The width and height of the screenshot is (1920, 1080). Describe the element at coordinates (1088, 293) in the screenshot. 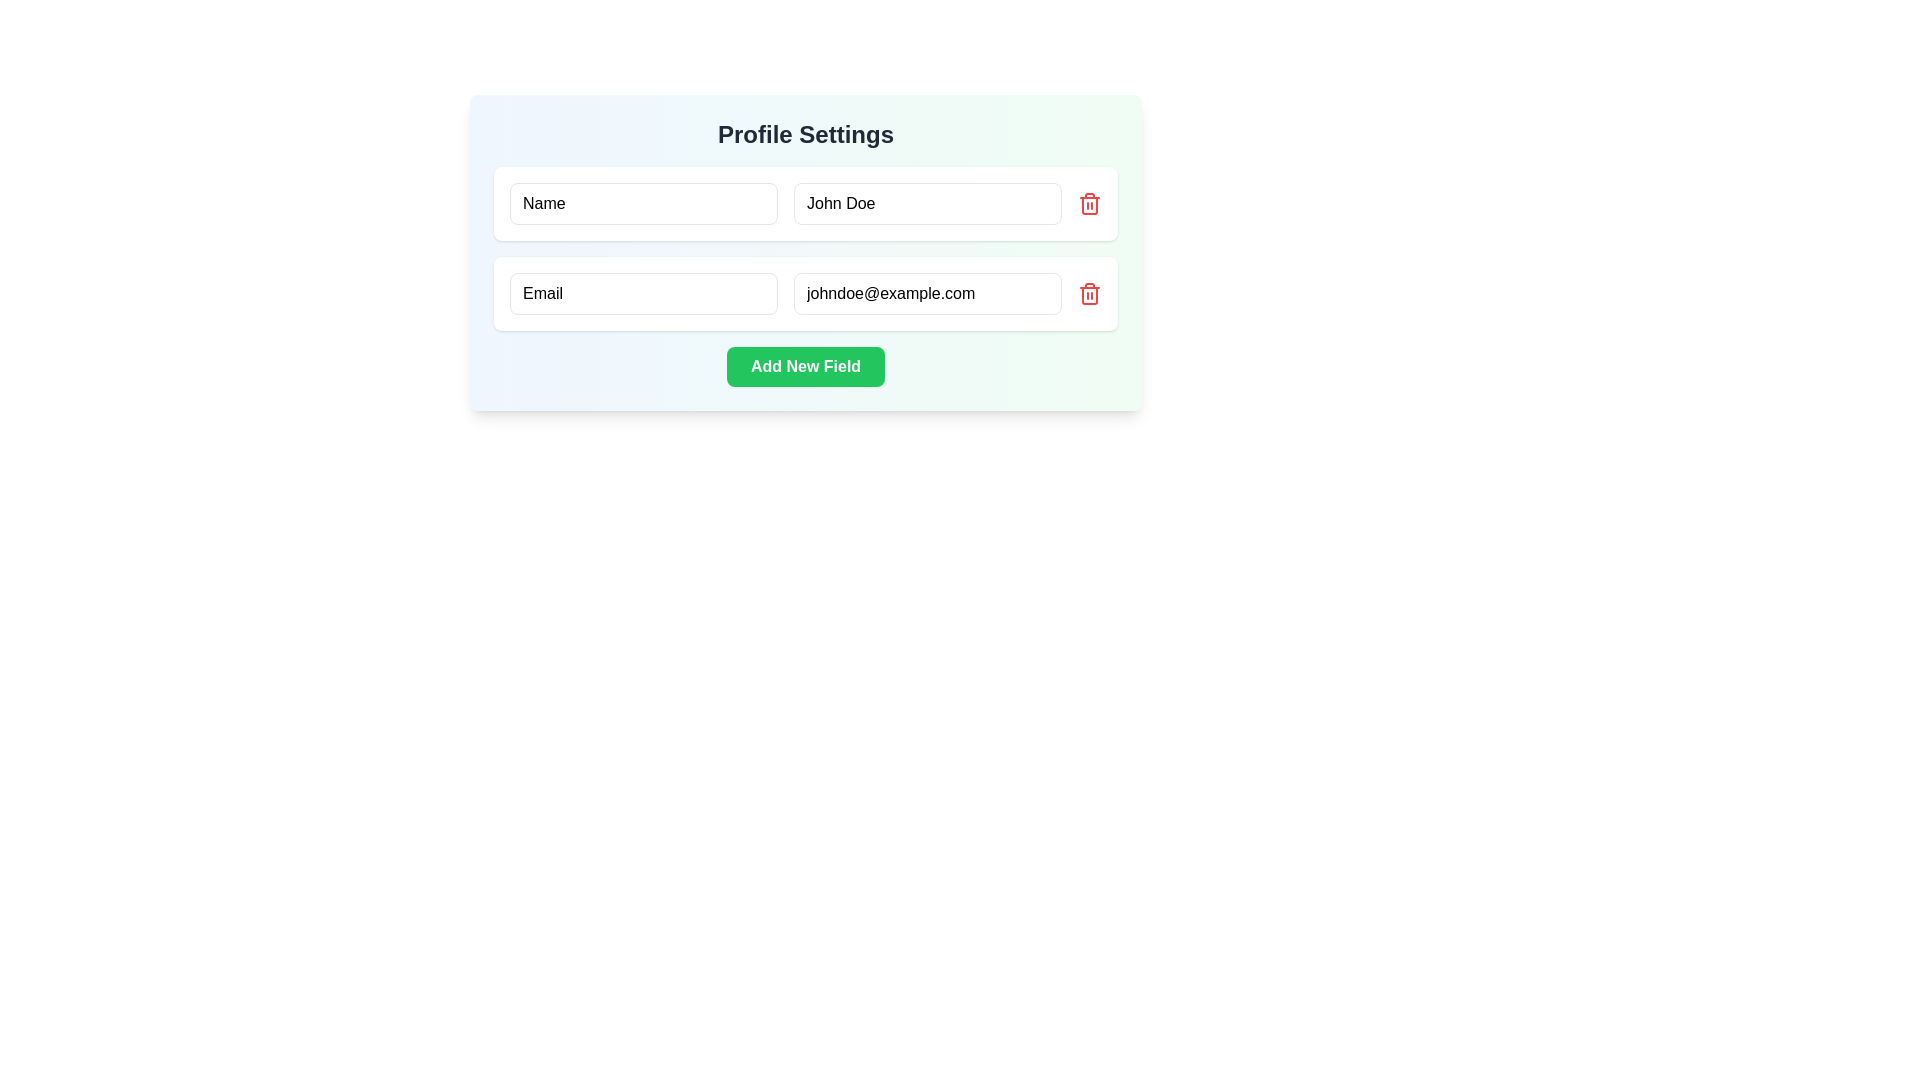

I see `the delete button located in the second row to the right of the email input field 'johndoe@example.com' to identify its purpose` at that location.